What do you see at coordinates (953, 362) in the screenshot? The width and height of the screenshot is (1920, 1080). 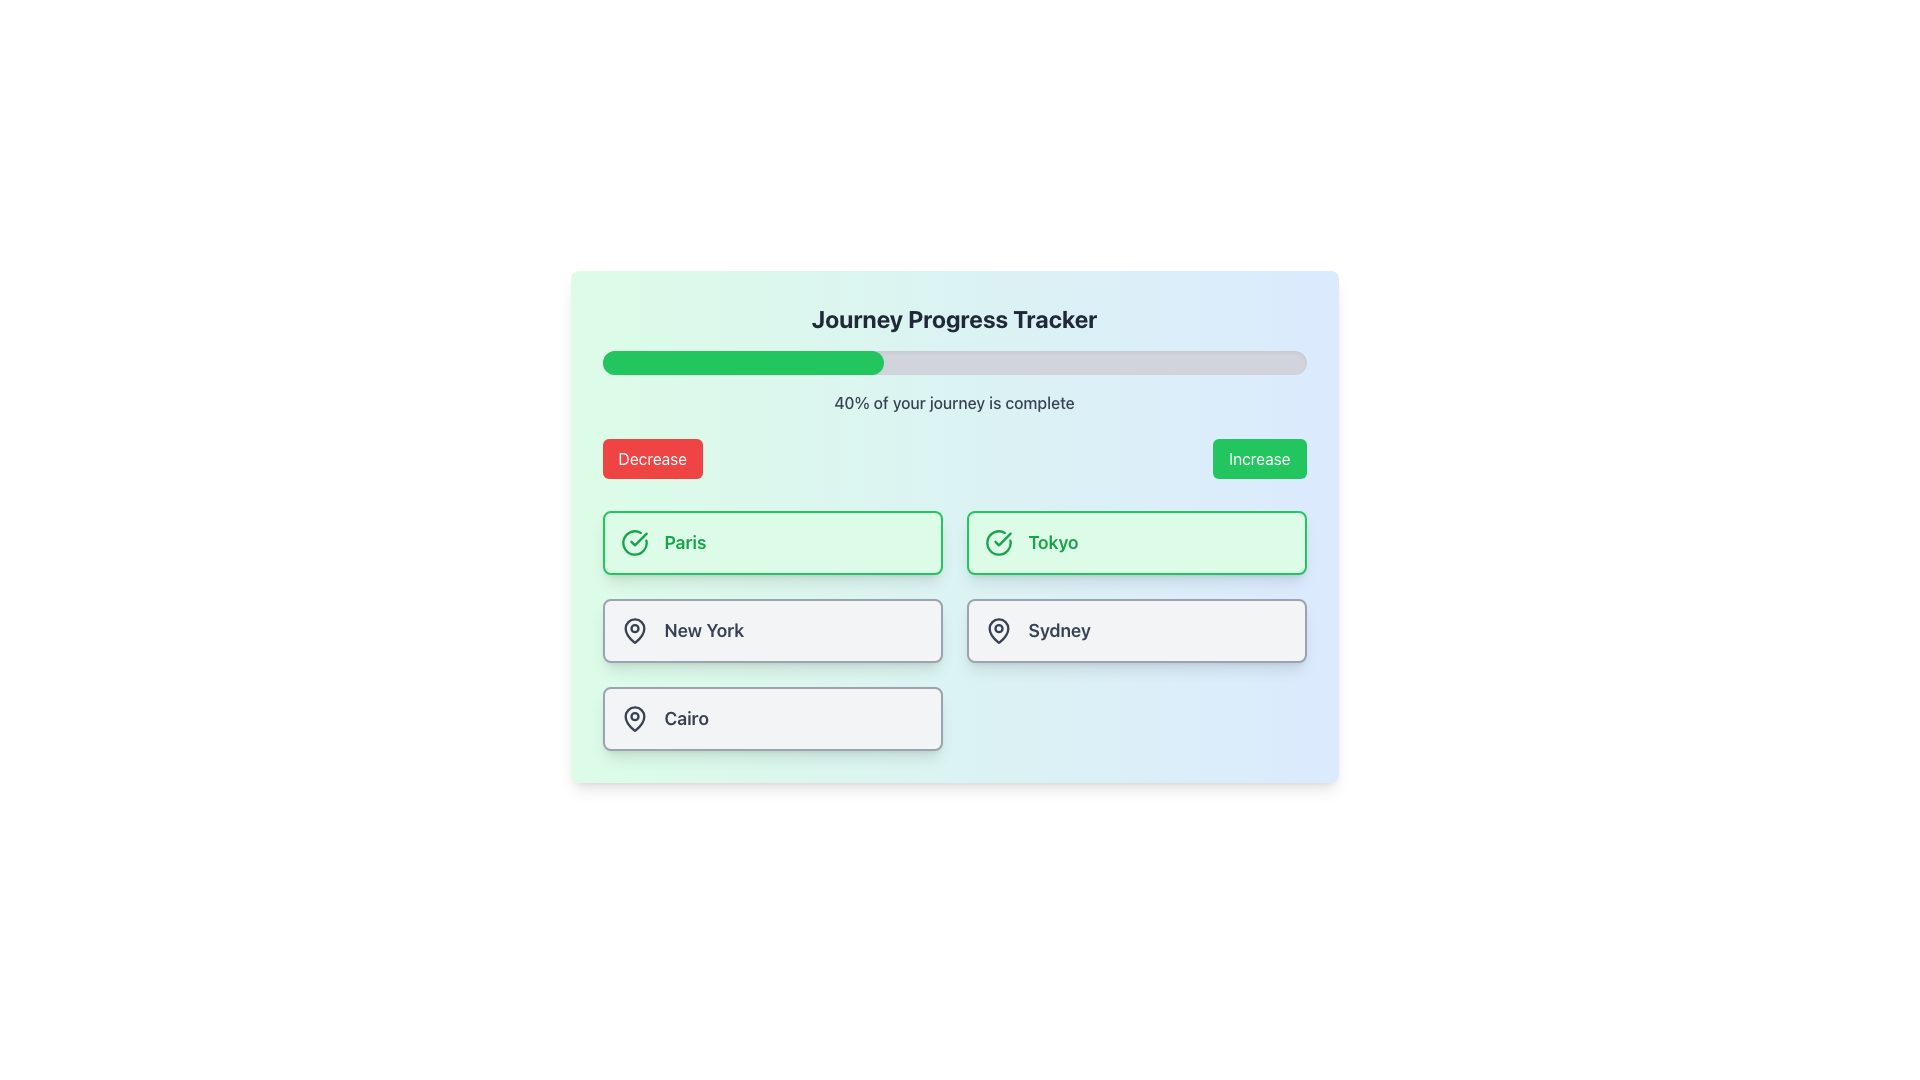 I see `the progress represented by the progress bar located below the title 'Journey Progress Tracker' and above the text '40% of your journey is complete'` at bounding box center [953, 362].